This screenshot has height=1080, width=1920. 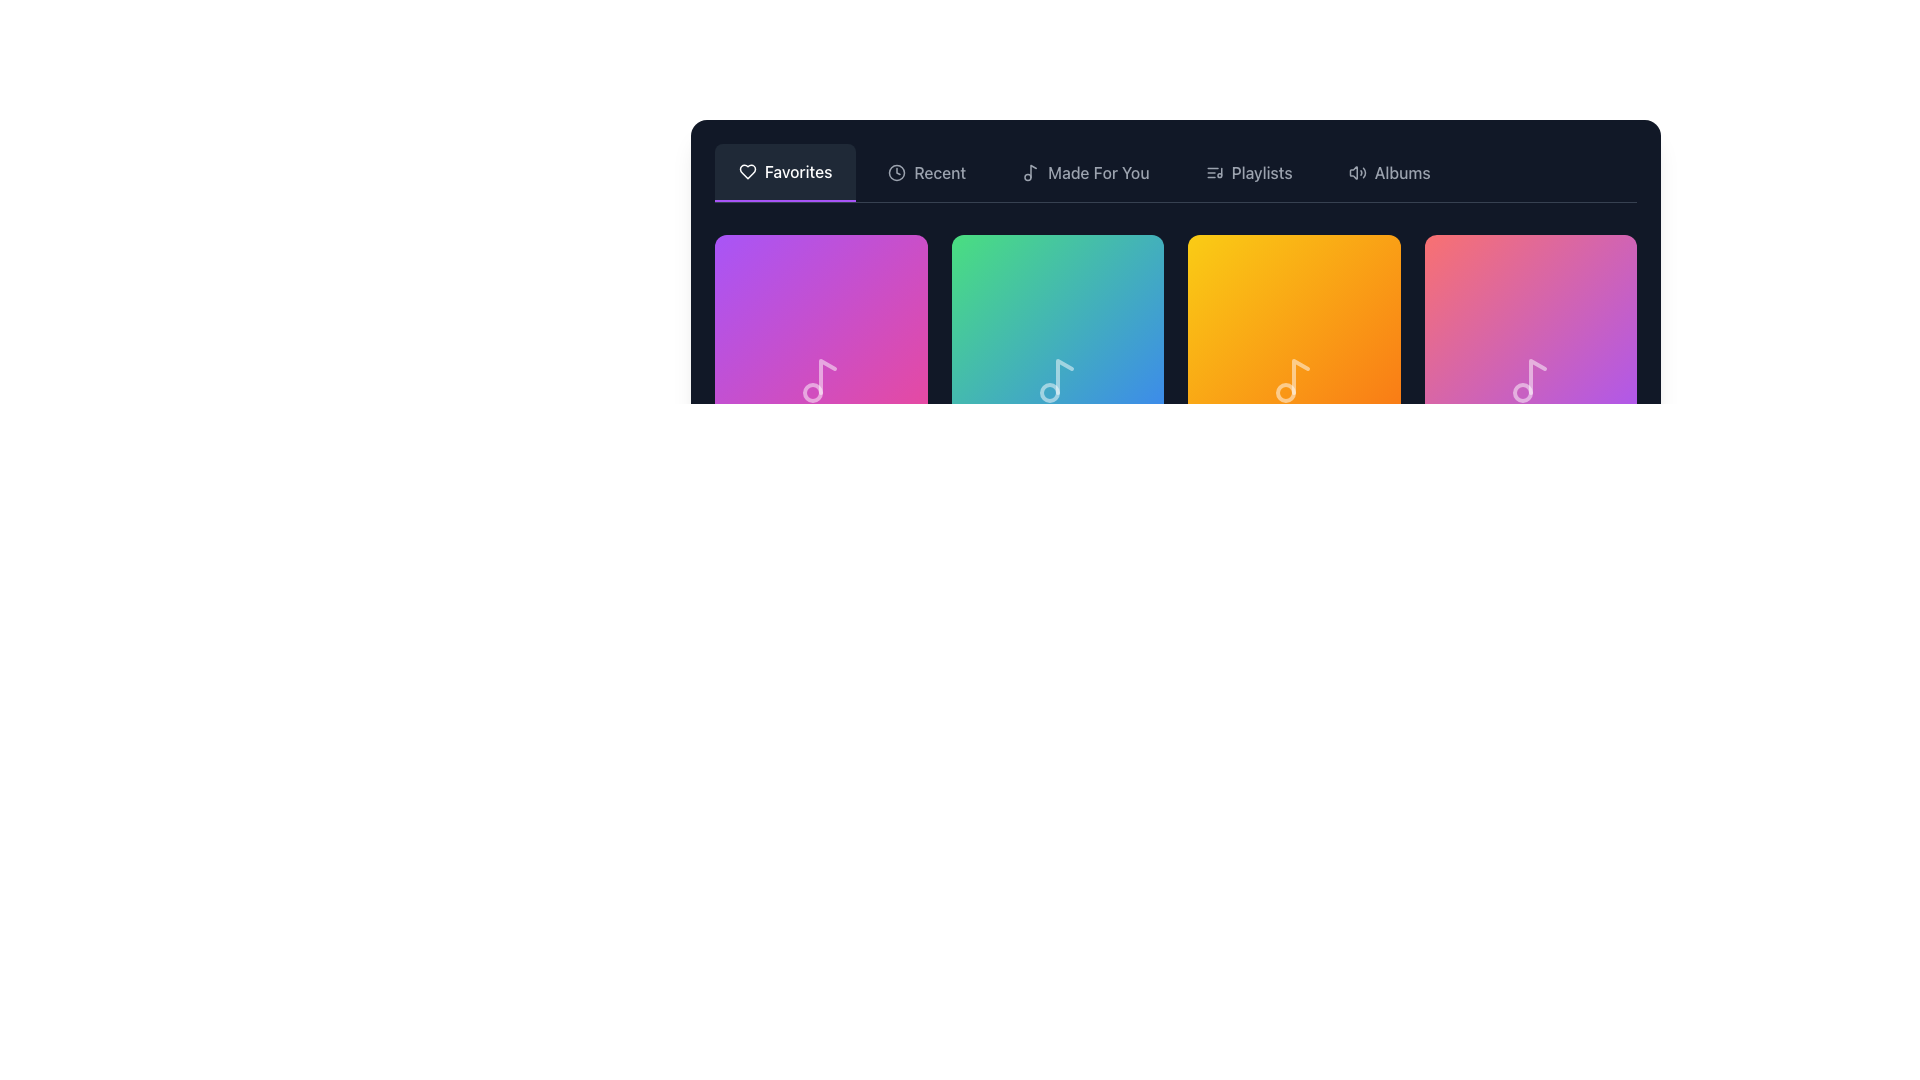 I want to click on the options trigger button located in the top-right corner of the card component, so click(x=894, y=265).